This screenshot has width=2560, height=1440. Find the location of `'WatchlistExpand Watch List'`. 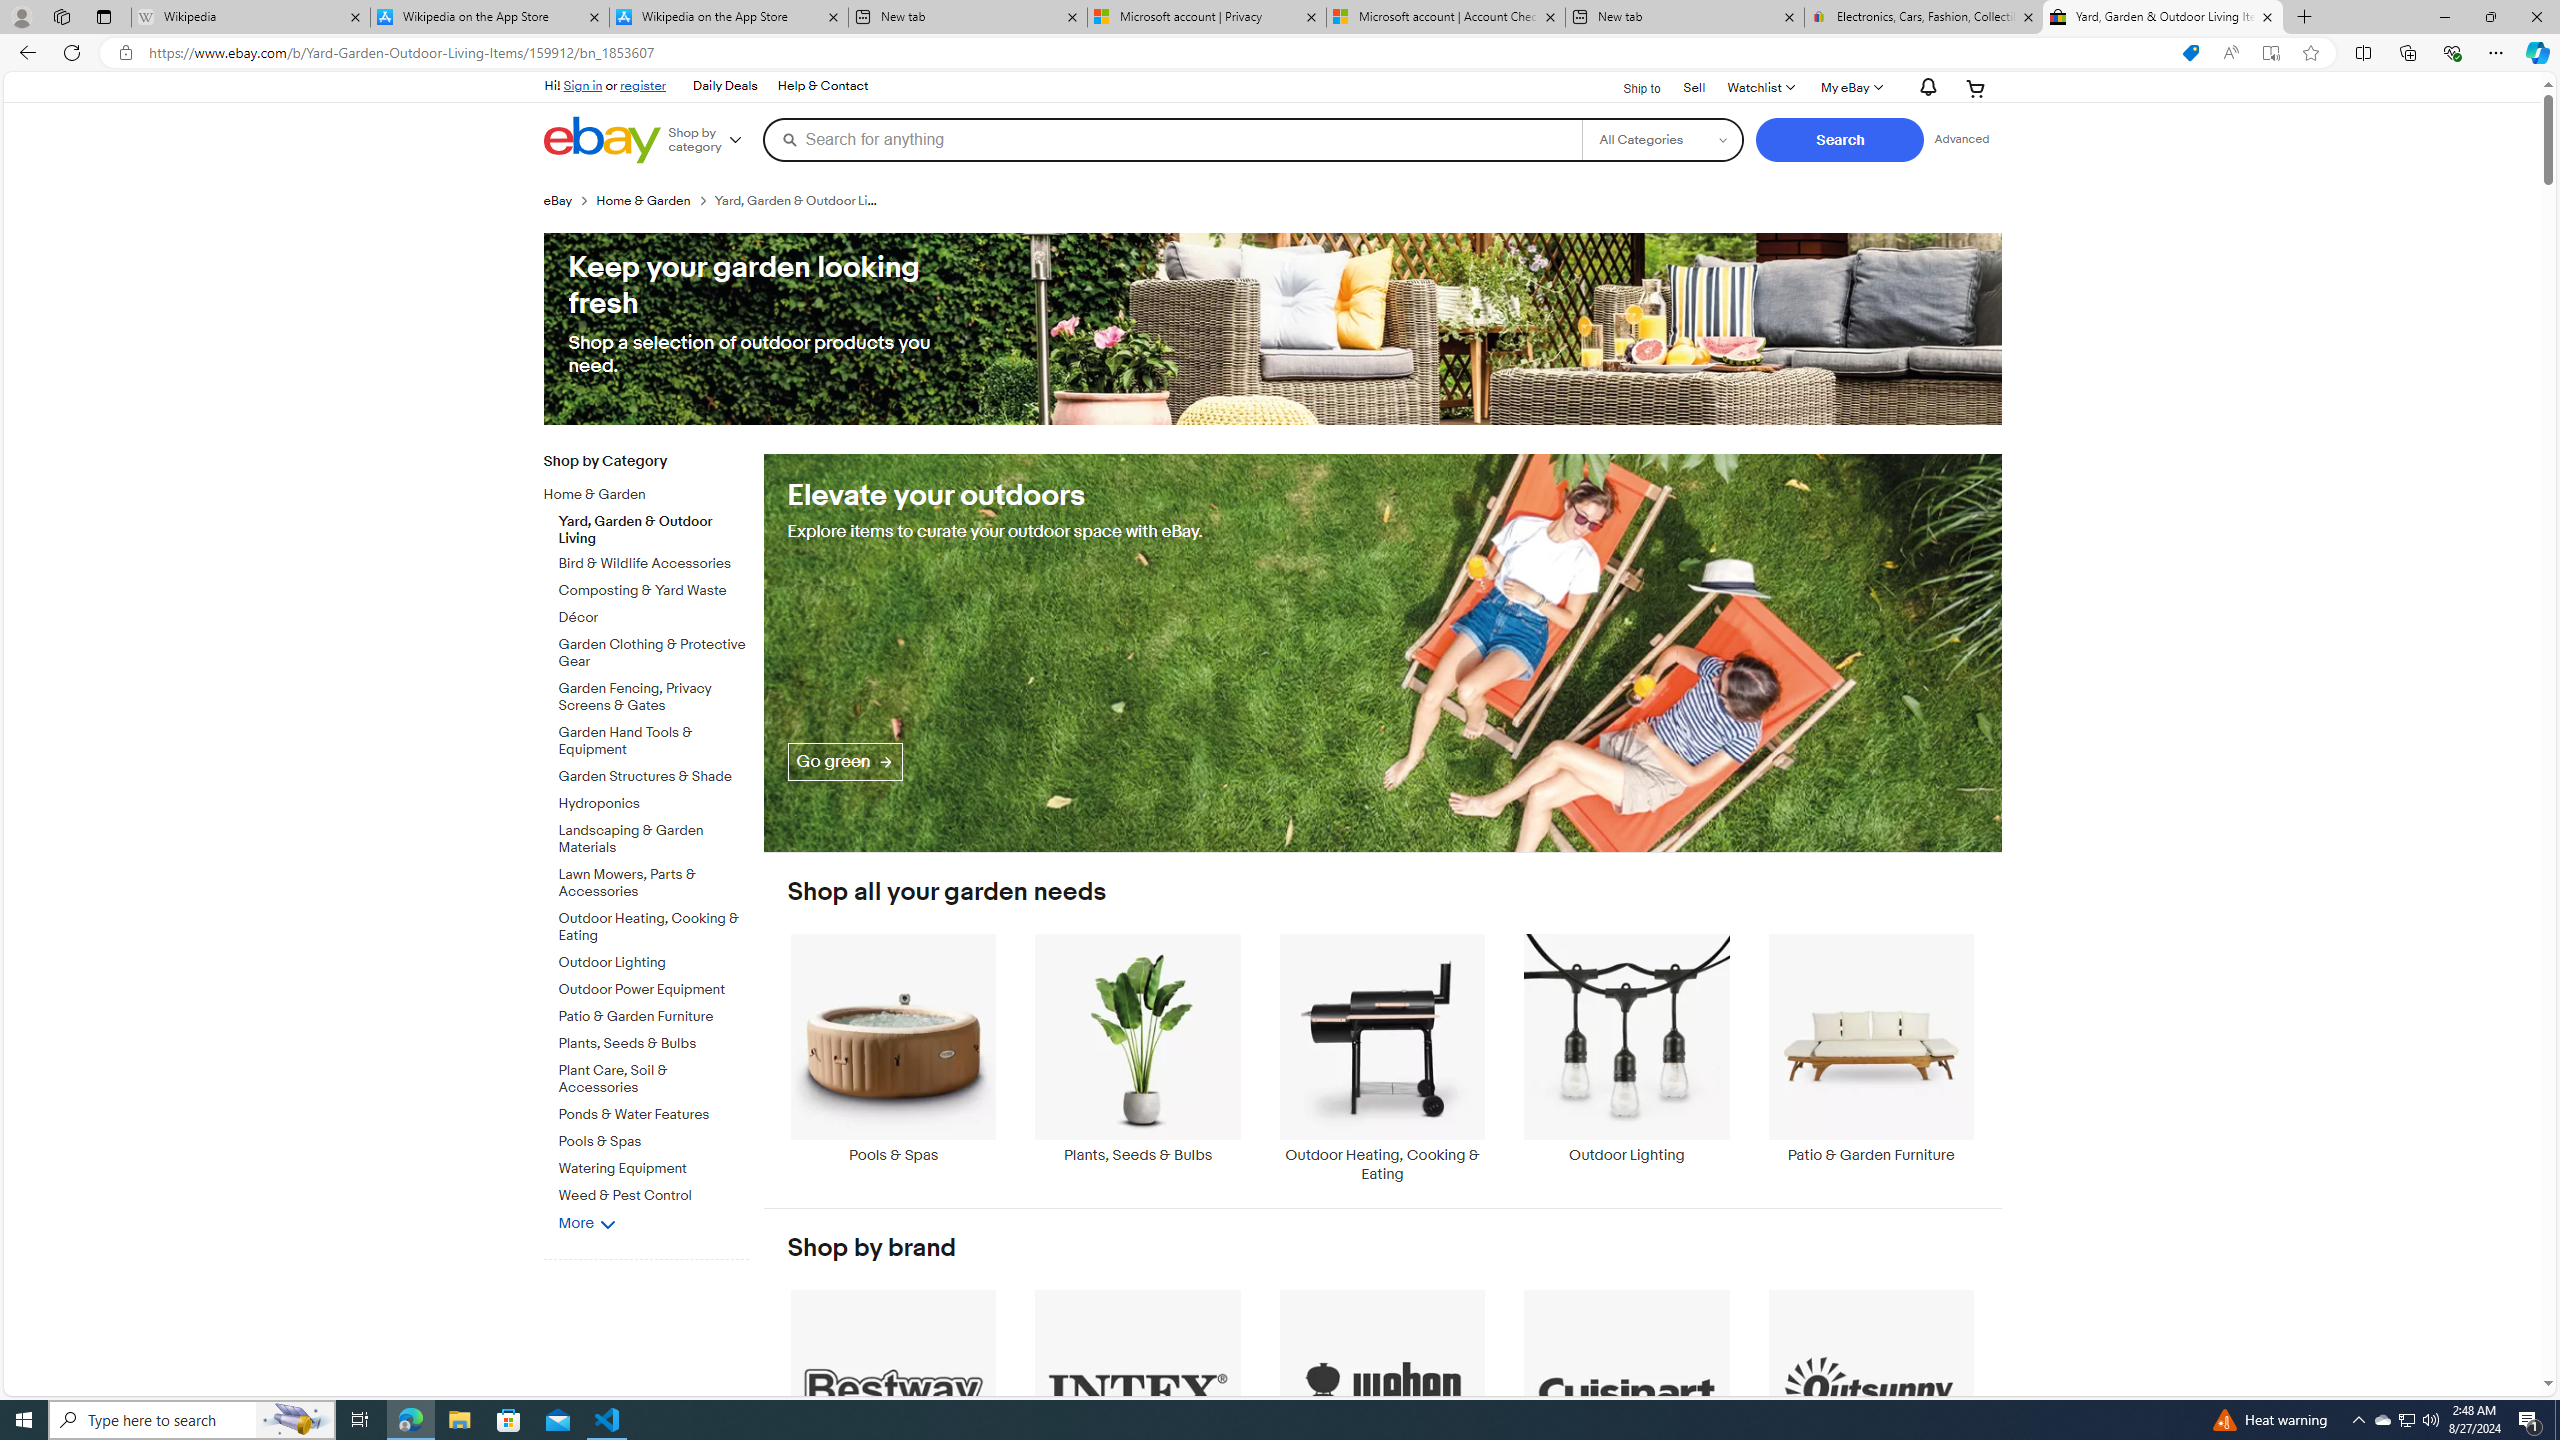

'WatchlistExpand Watch List' is located at coordinates (1760, 87).